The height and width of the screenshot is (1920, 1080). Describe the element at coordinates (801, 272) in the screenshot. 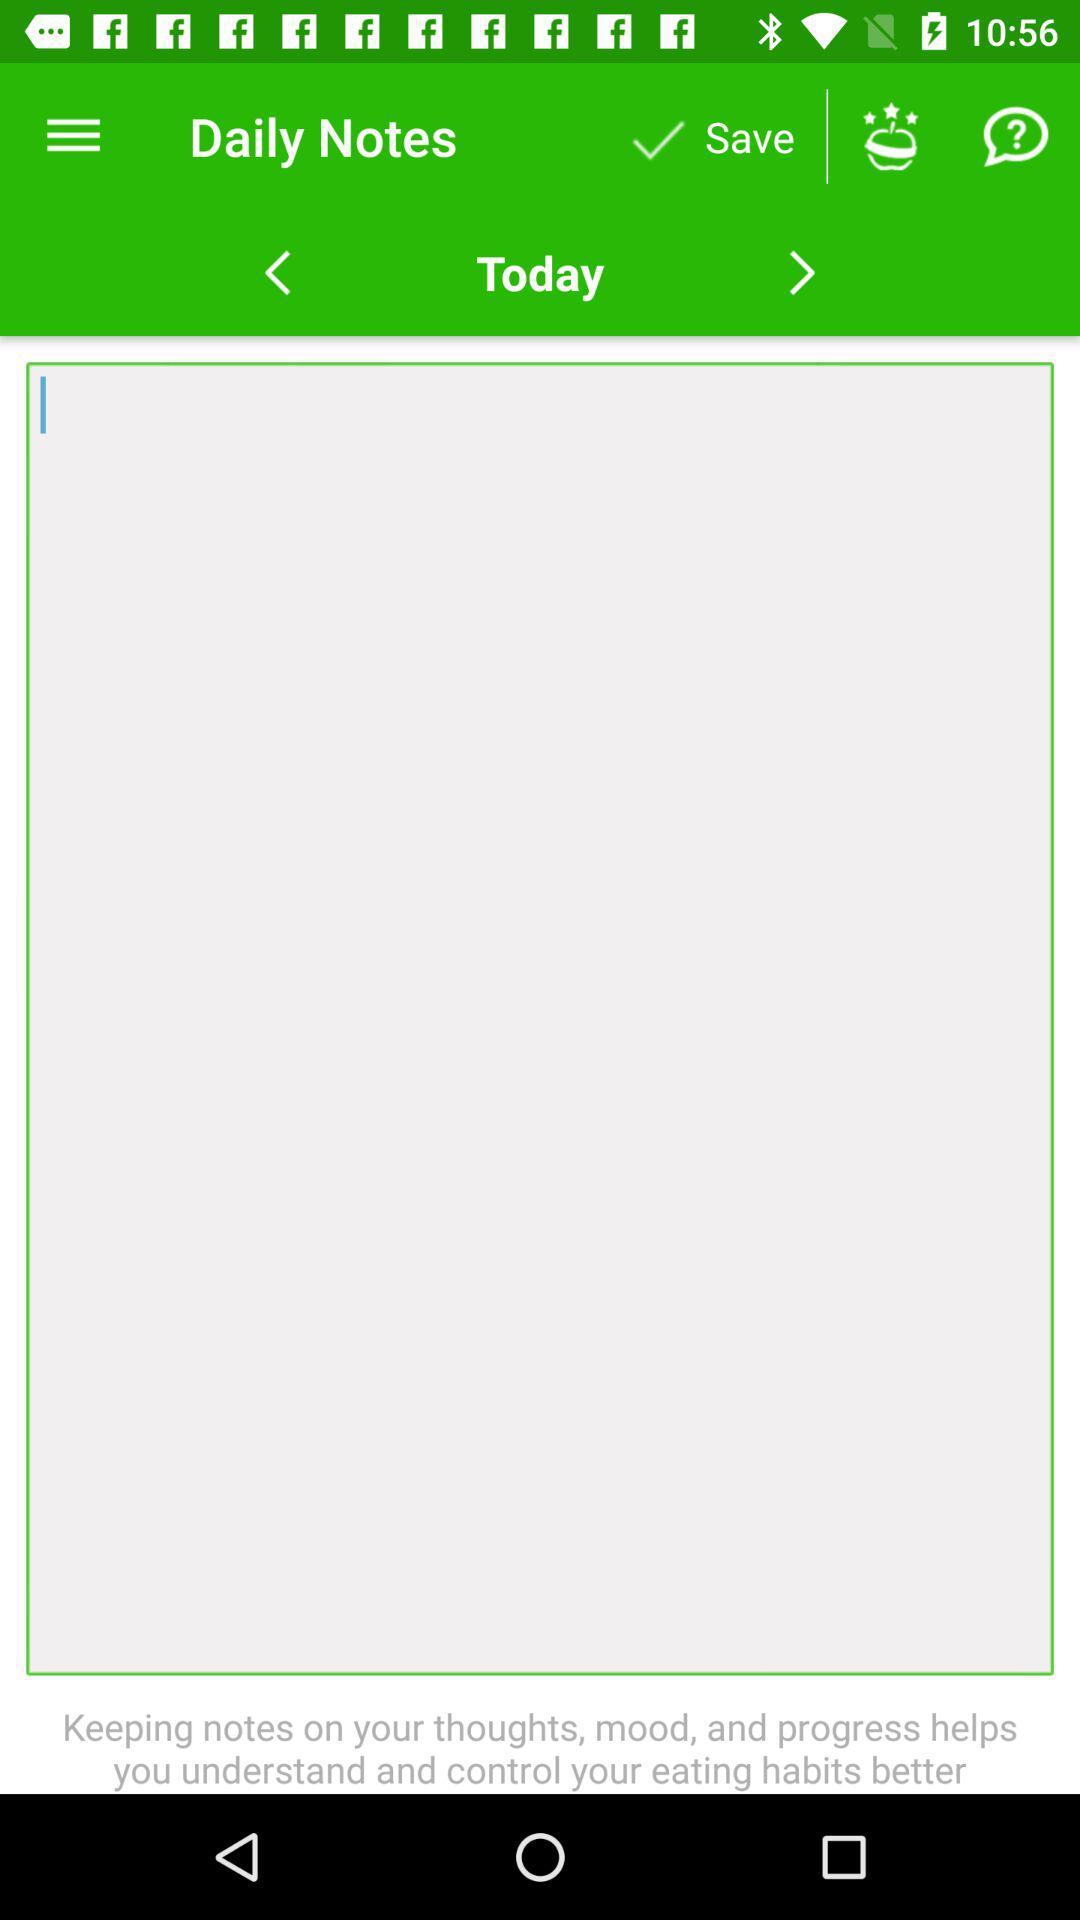

I see `the arrow_forward icon` at that location.